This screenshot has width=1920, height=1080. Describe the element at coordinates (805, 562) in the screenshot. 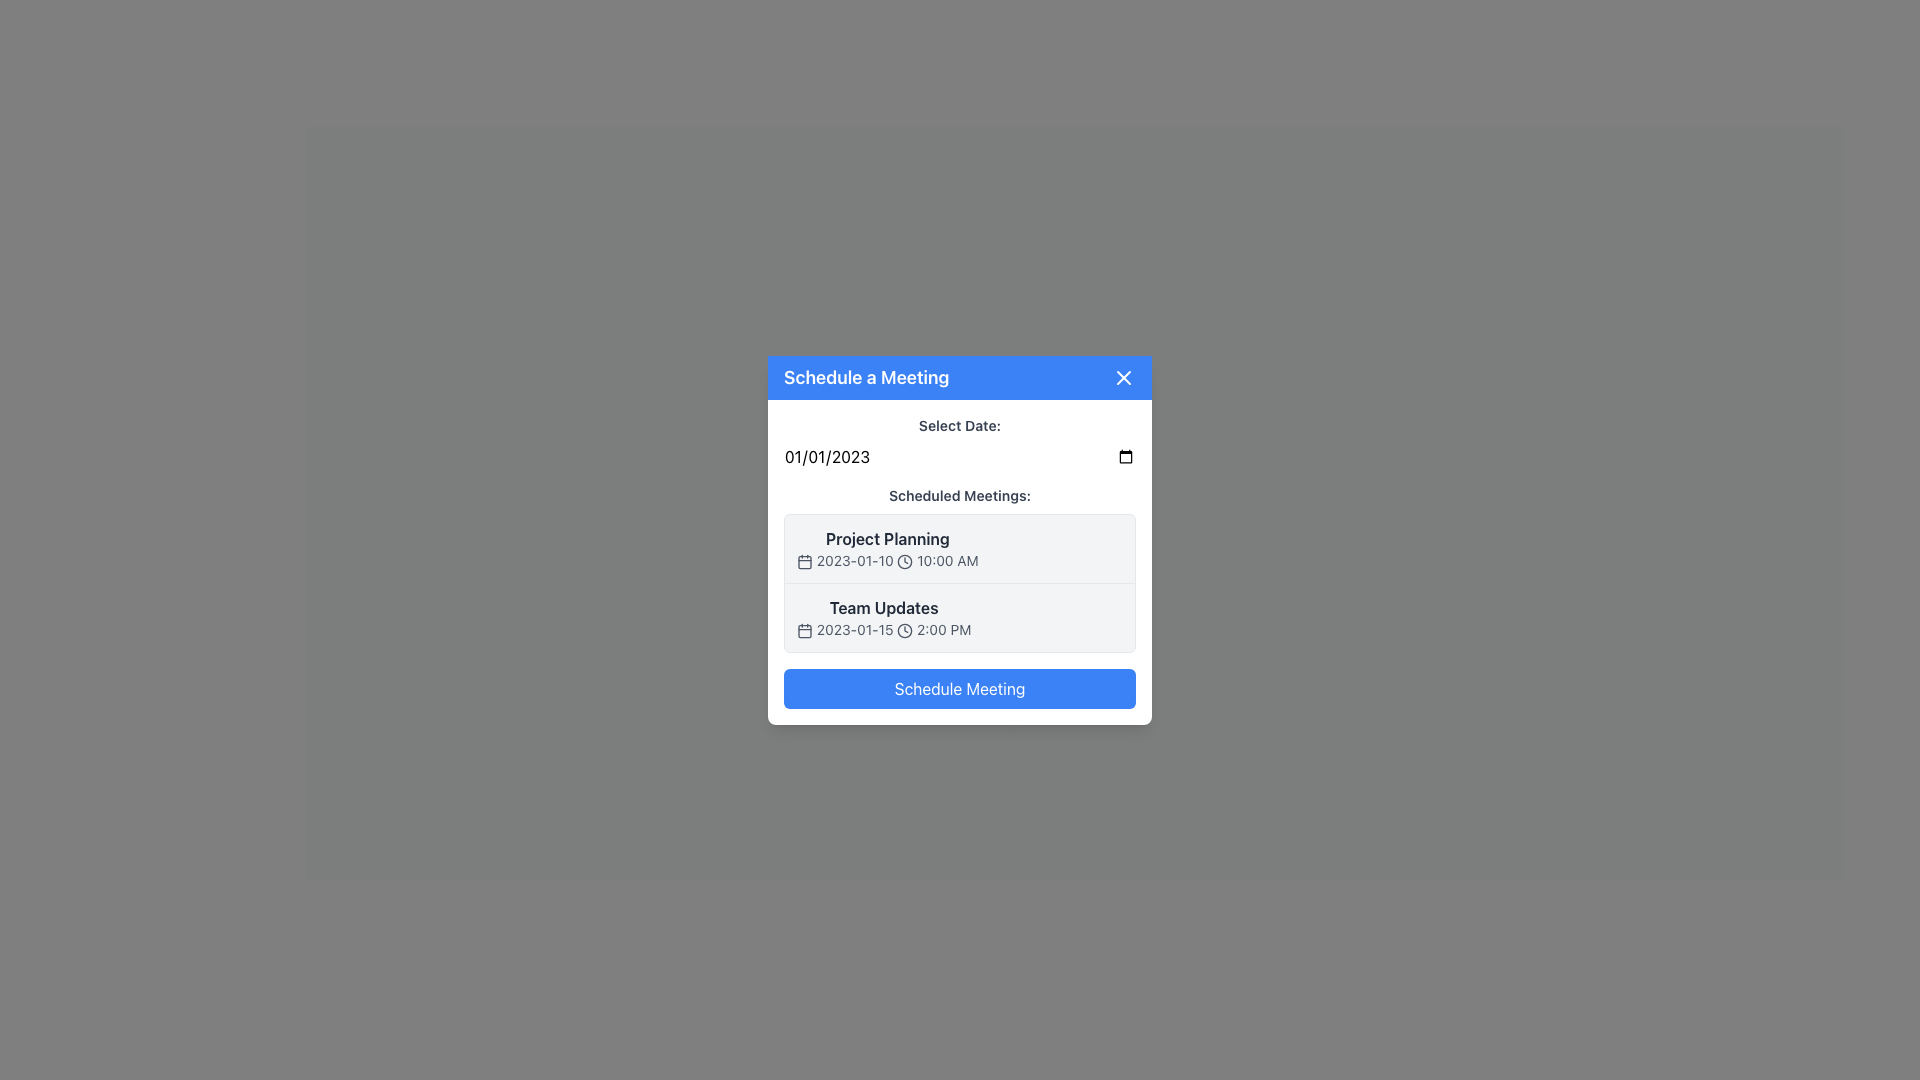

I see `the rectangular icon with rounded corners representing a date or event in the calendar icon of the scheduled meeting list for 'Project Planning'` at that location.